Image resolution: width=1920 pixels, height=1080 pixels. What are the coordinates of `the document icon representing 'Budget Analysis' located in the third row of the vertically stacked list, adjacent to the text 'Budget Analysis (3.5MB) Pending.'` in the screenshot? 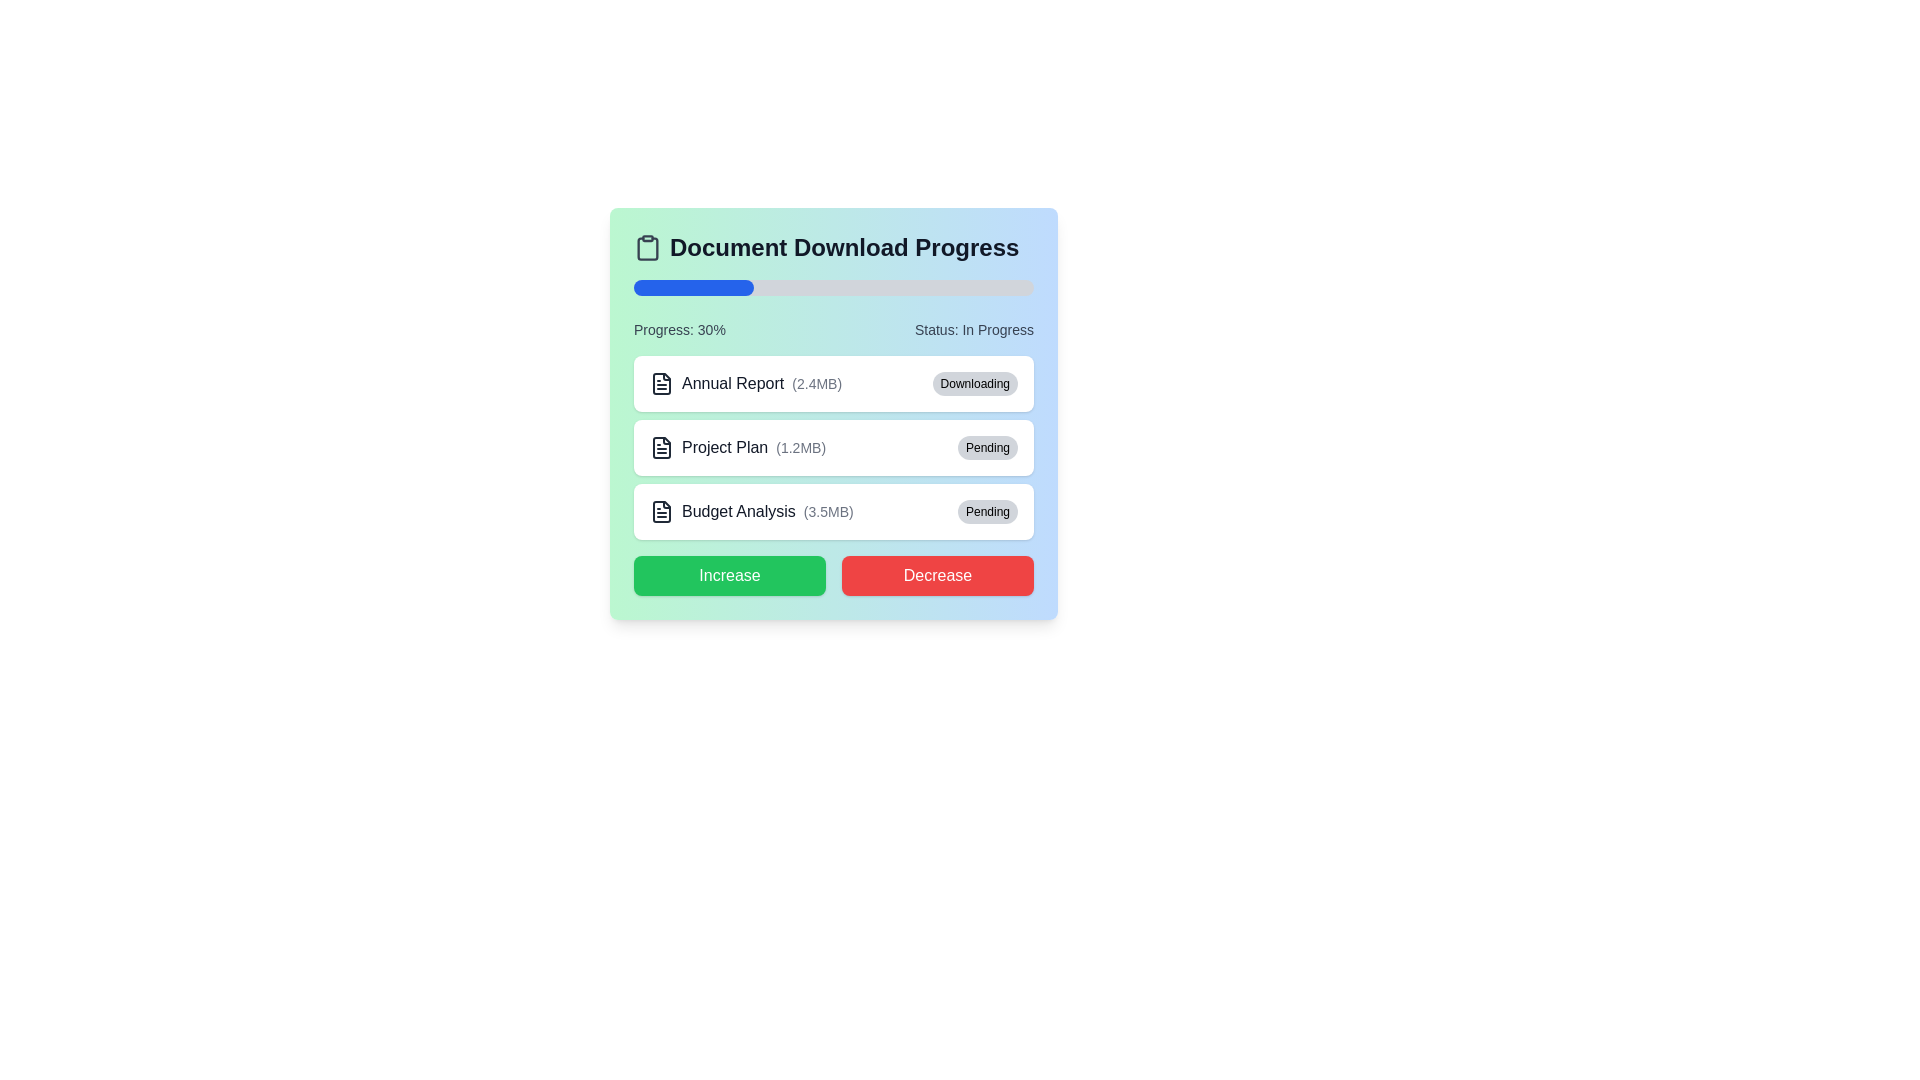 It's located at (662, 511).